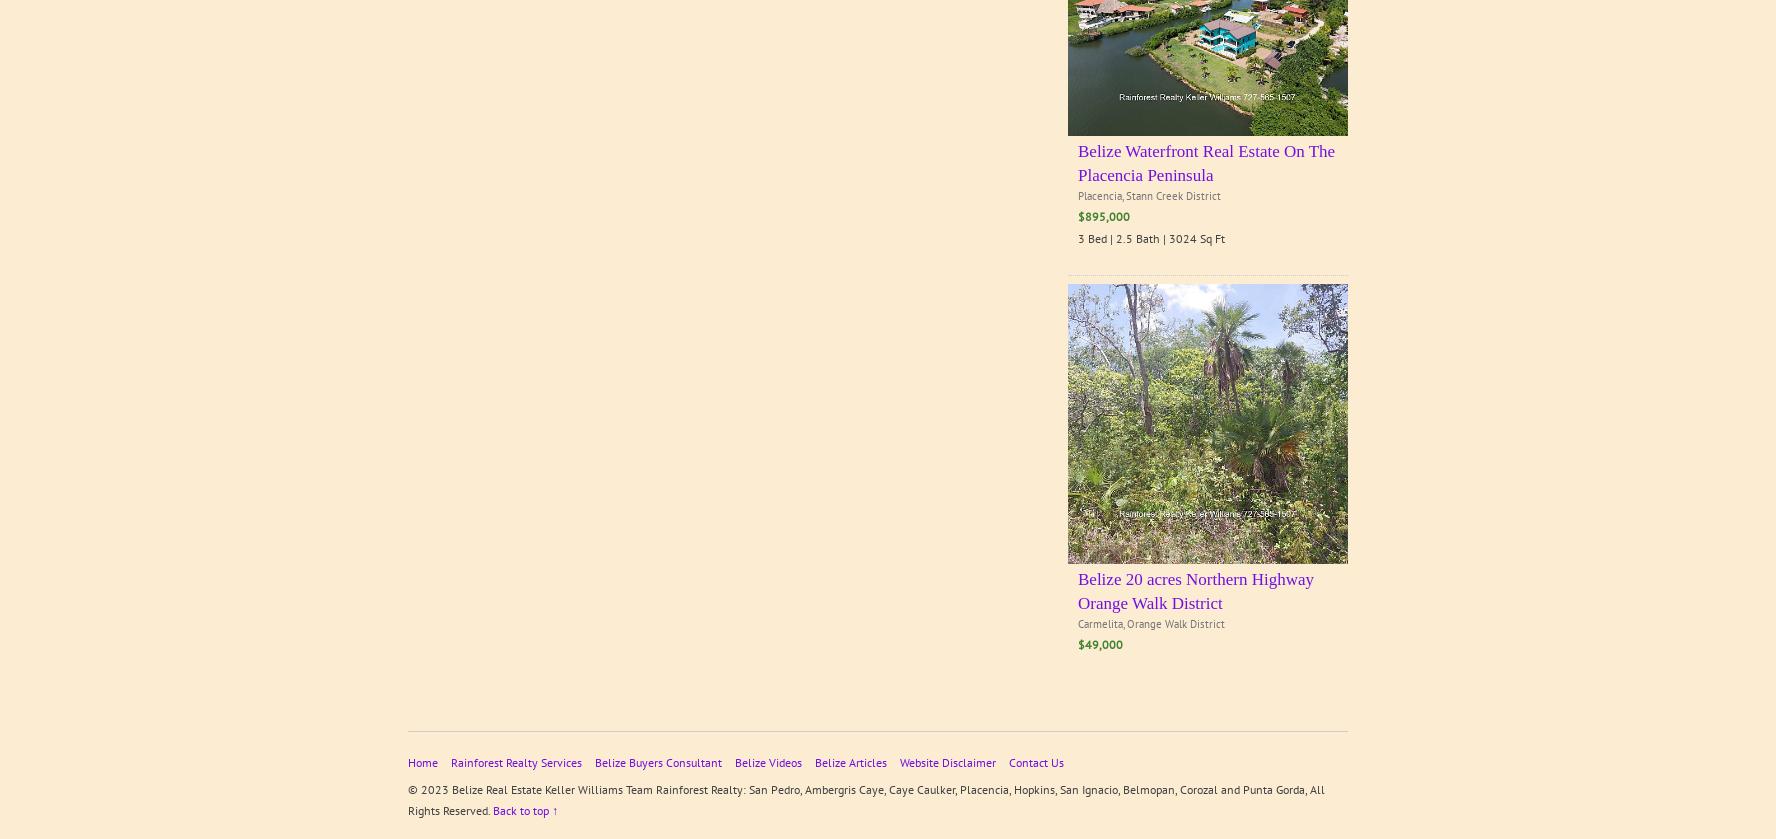 Image resolution: width=1776 pixels, height=839 pixels. I want to click on 'Belize Buyers Consultant', so click(657, 761).